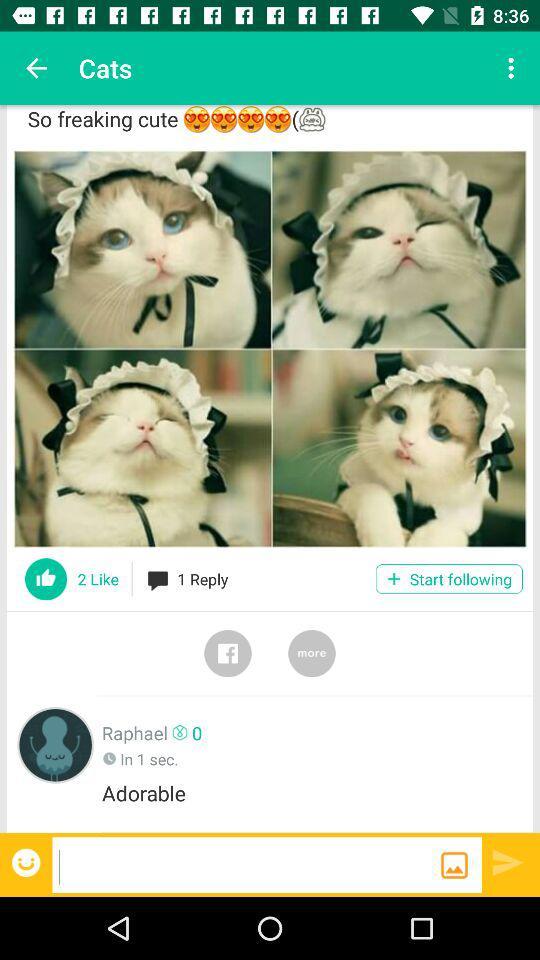  Describe the element at coordinates (27, 861) in the screenshot. I see `emoji` at that location.